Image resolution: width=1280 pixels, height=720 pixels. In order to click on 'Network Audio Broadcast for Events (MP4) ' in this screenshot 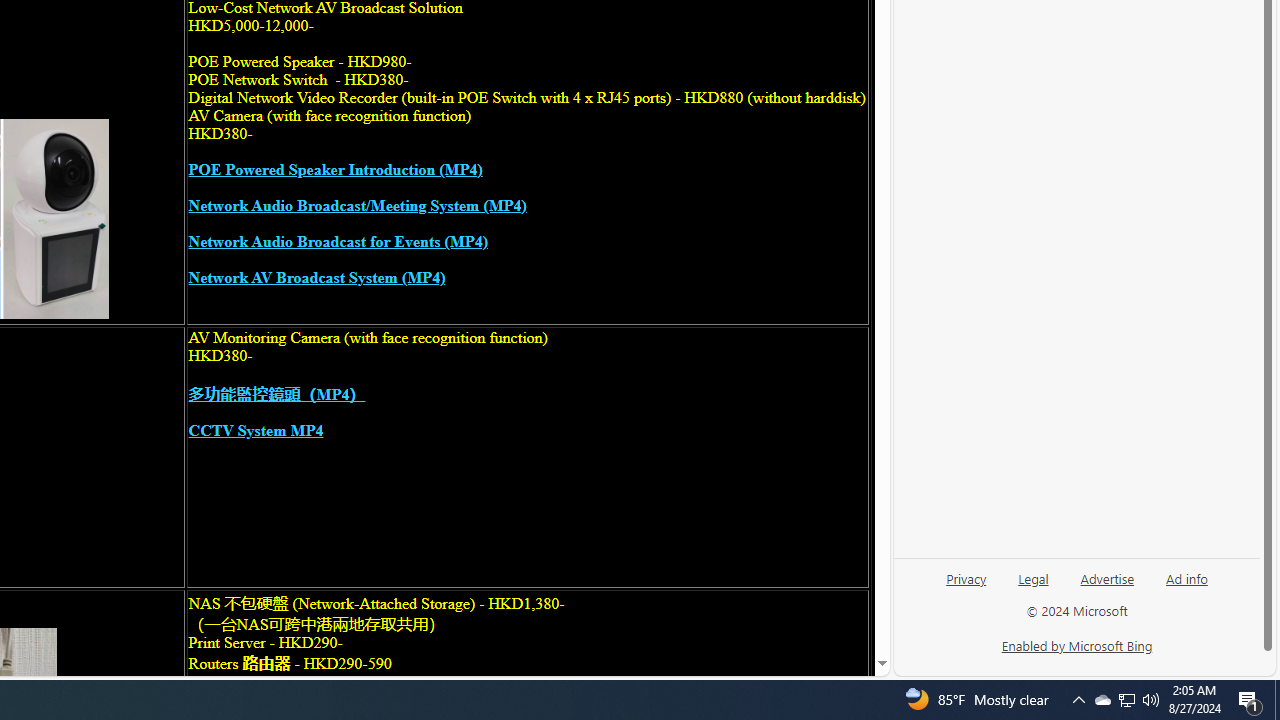, I will do `click(337, 241)`.